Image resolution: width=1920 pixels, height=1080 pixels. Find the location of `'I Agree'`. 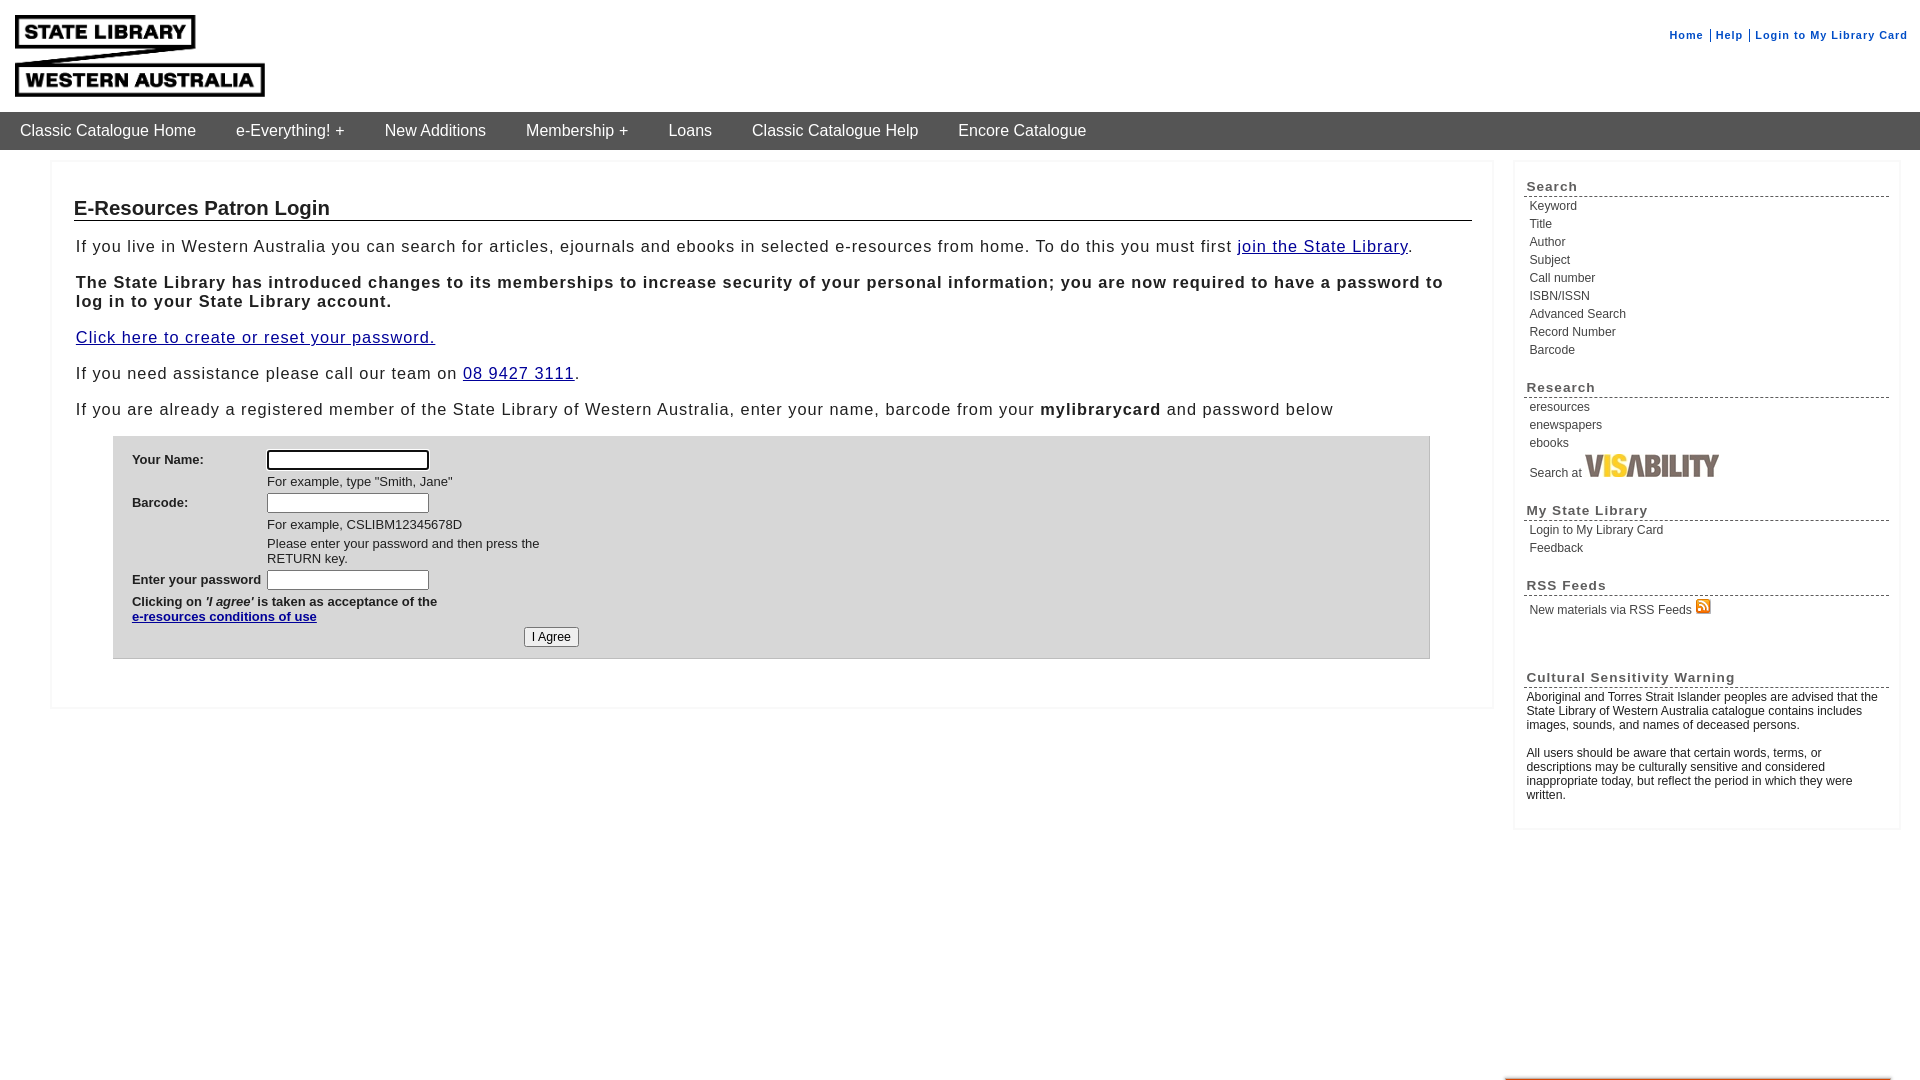

'I Agree' is located at coordinates (551, 636).